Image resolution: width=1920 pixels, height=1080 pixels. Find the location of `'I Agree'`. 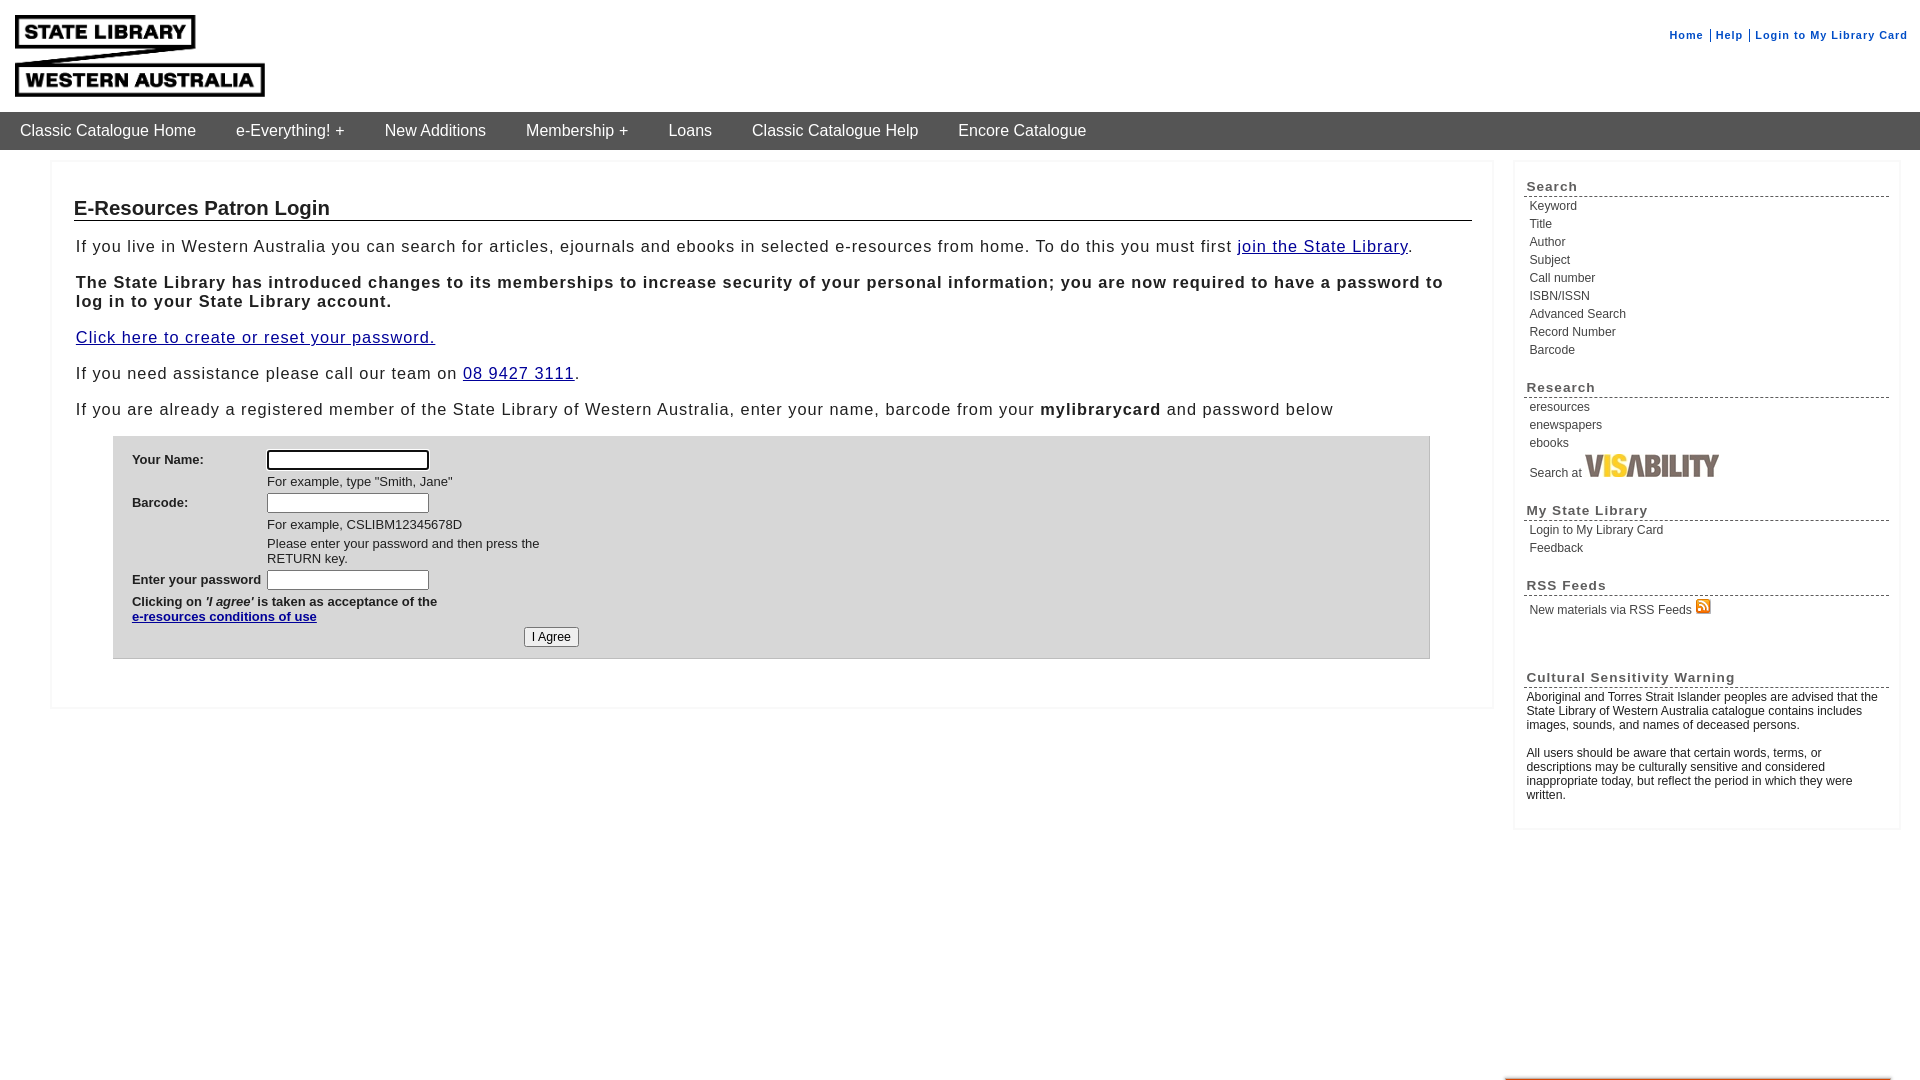

'I Agree' is located at coordinates (551, 636).